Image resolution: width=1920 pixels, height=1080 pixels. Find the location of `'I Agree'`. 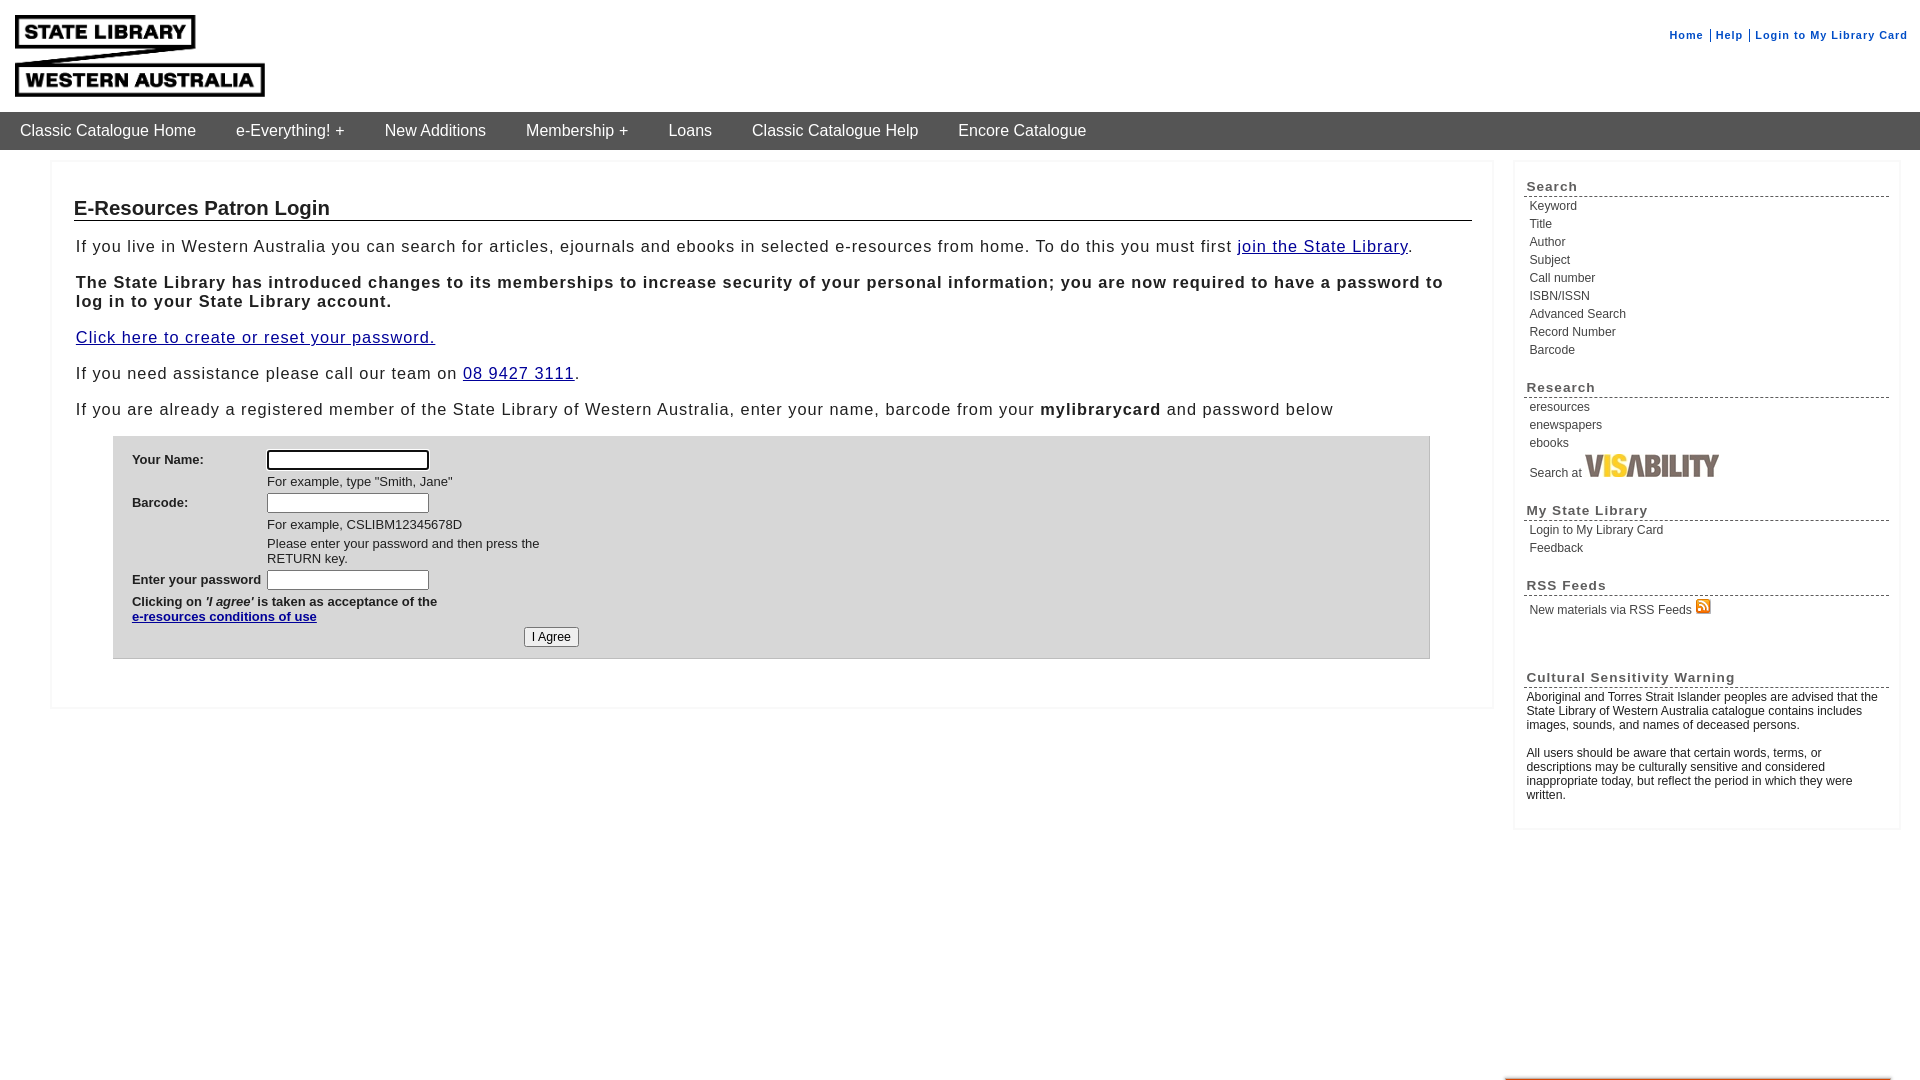

'I Agree' is located at coordinates (551, 636).